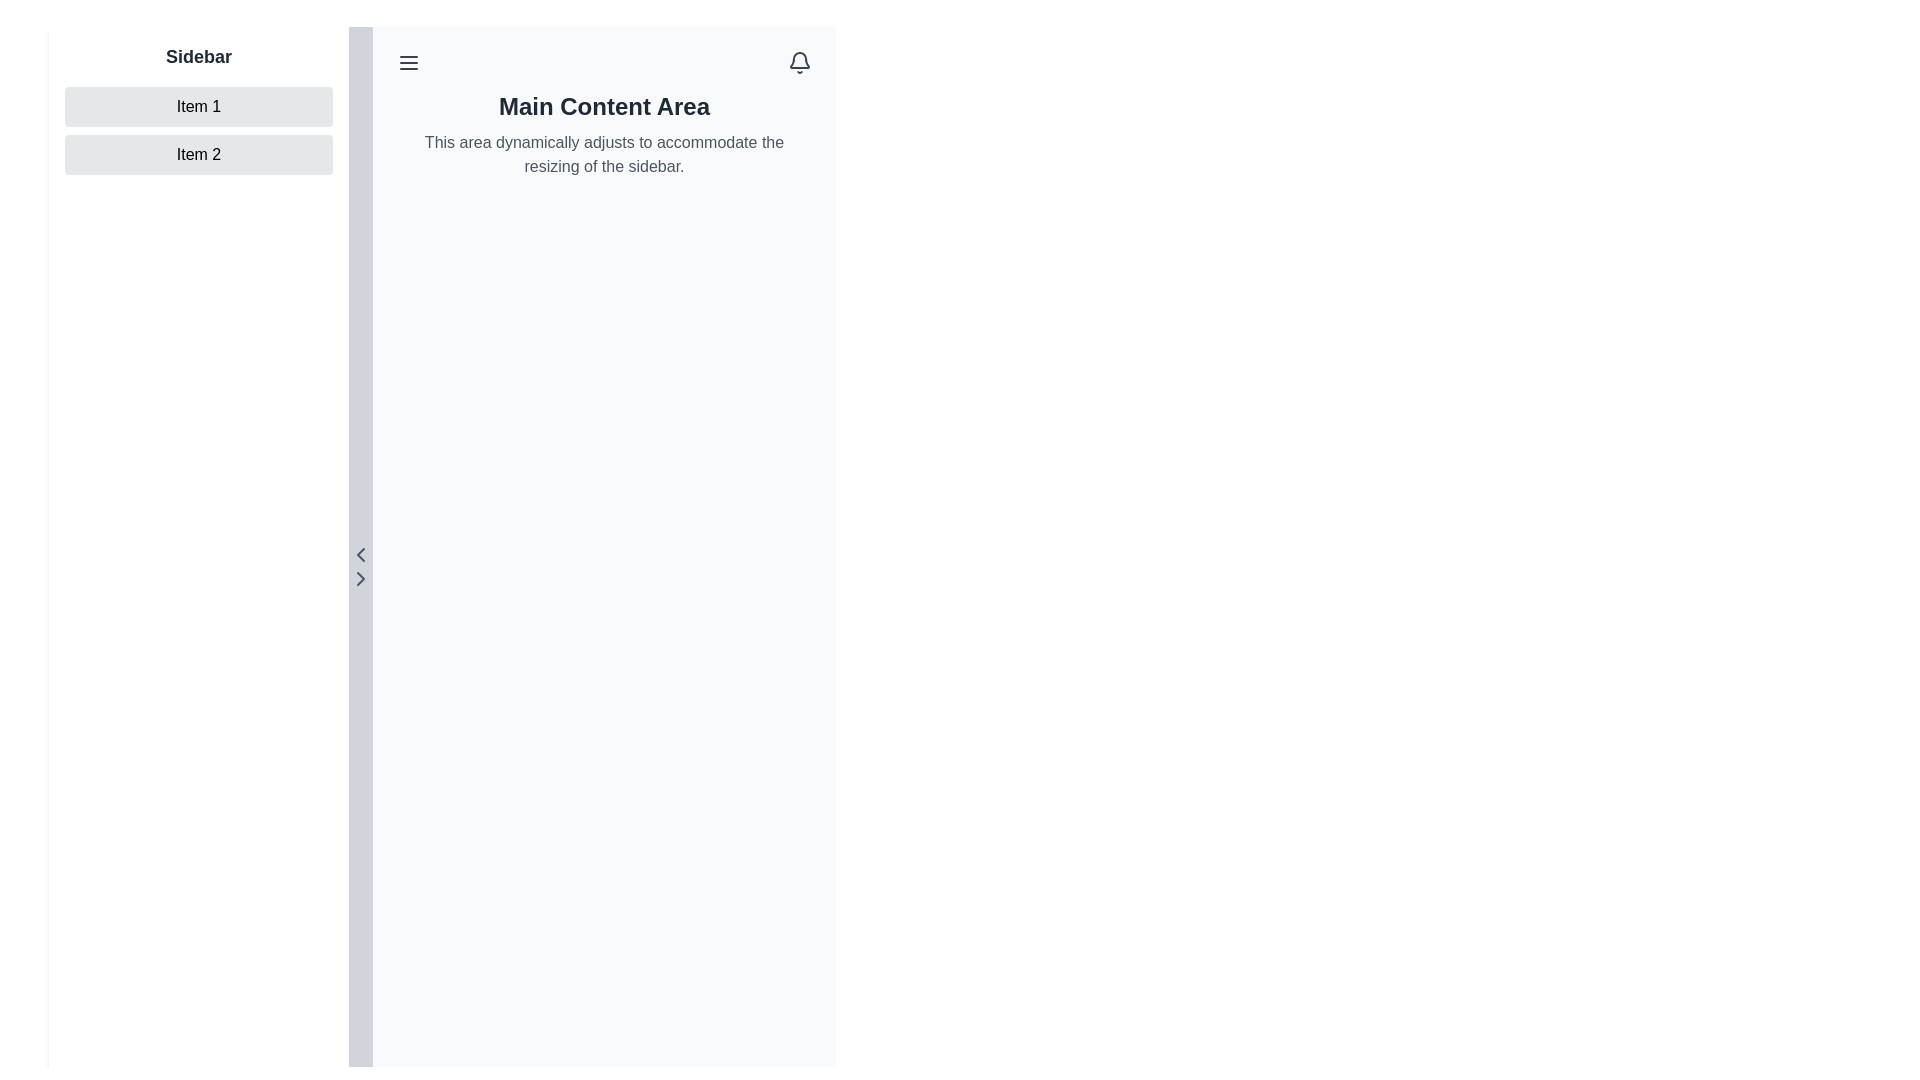  Describe the element at coordinates (360, 578) in the screenshot. I see `the right-pointing chevron icon located in the sidebar panel, which is outlined with a thin stroke and positioned below the left navigation arrow` at that location.